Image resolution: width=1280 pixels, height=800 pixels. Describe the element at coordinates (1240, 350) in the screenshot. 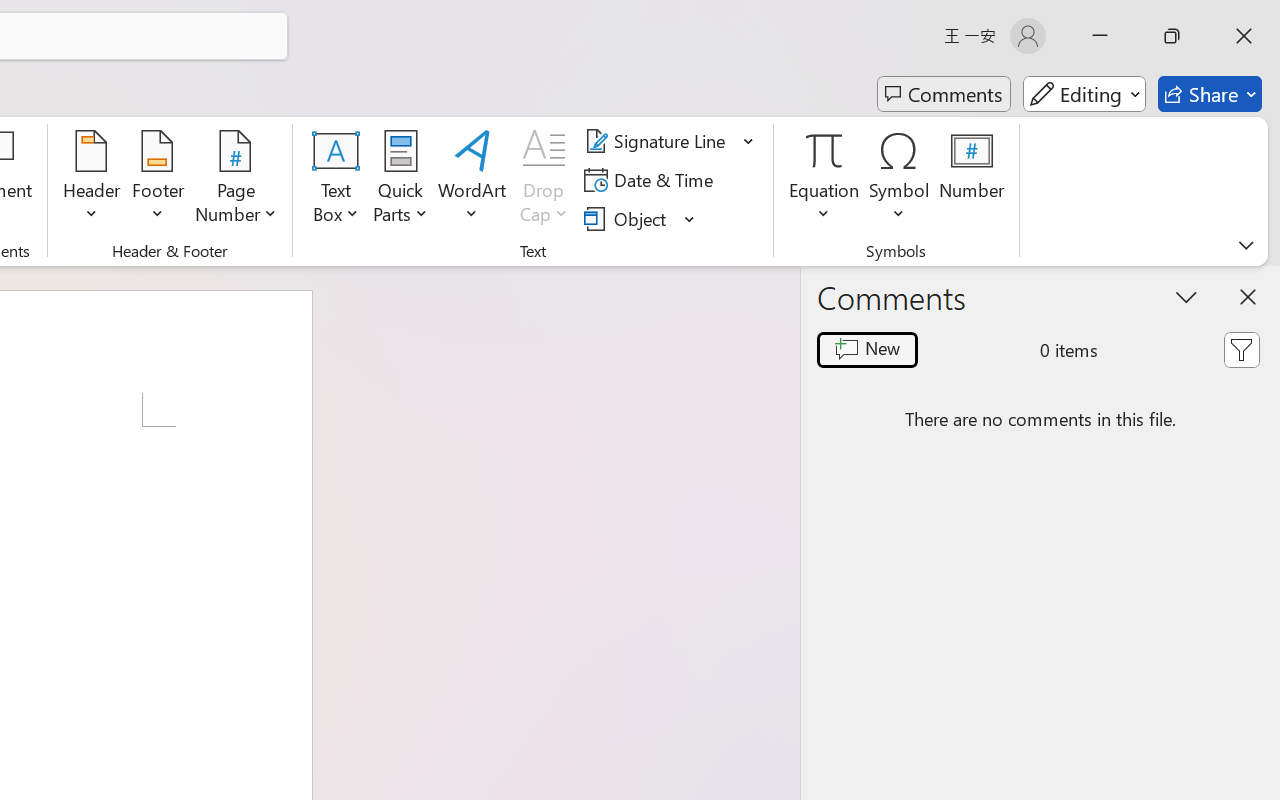

I see `'Filter'` at that location.